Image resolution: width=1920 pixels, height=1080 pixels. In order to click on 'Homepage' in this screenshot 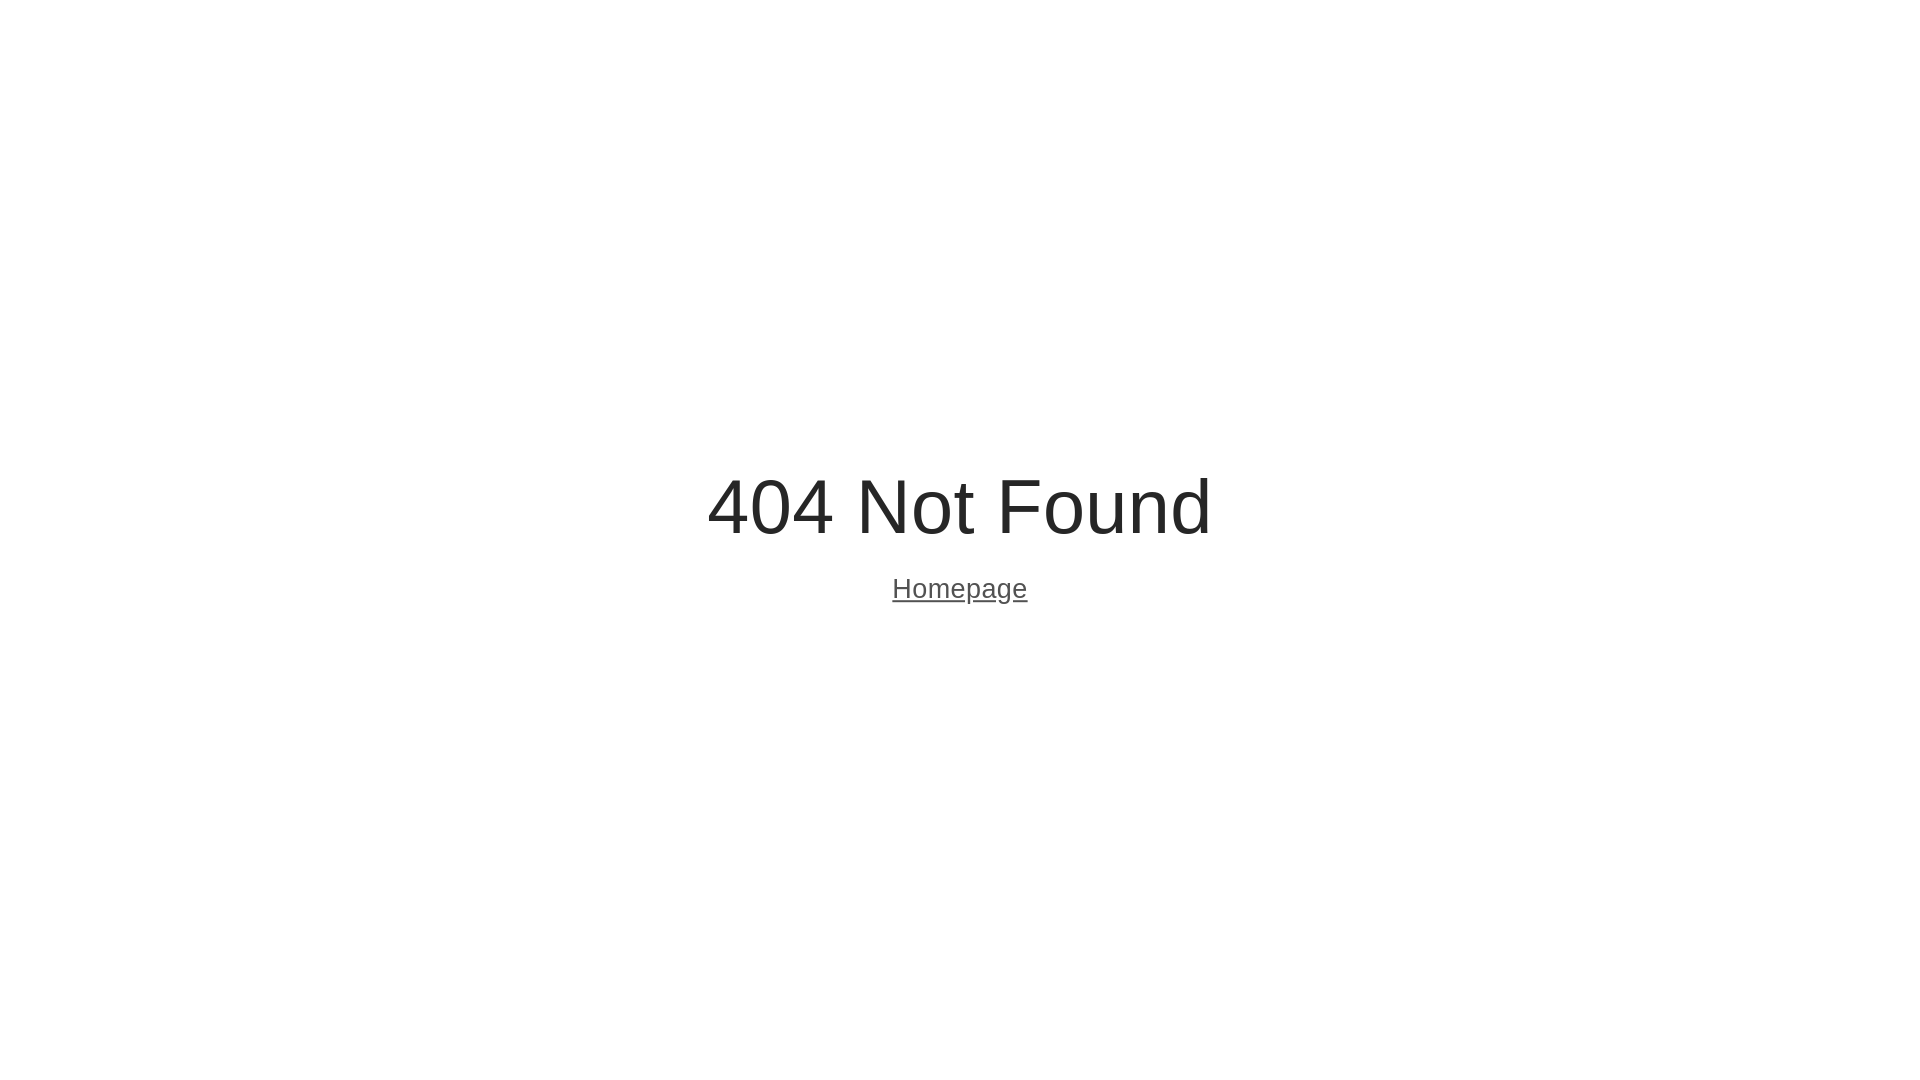, I will do `click(891, 590)`.